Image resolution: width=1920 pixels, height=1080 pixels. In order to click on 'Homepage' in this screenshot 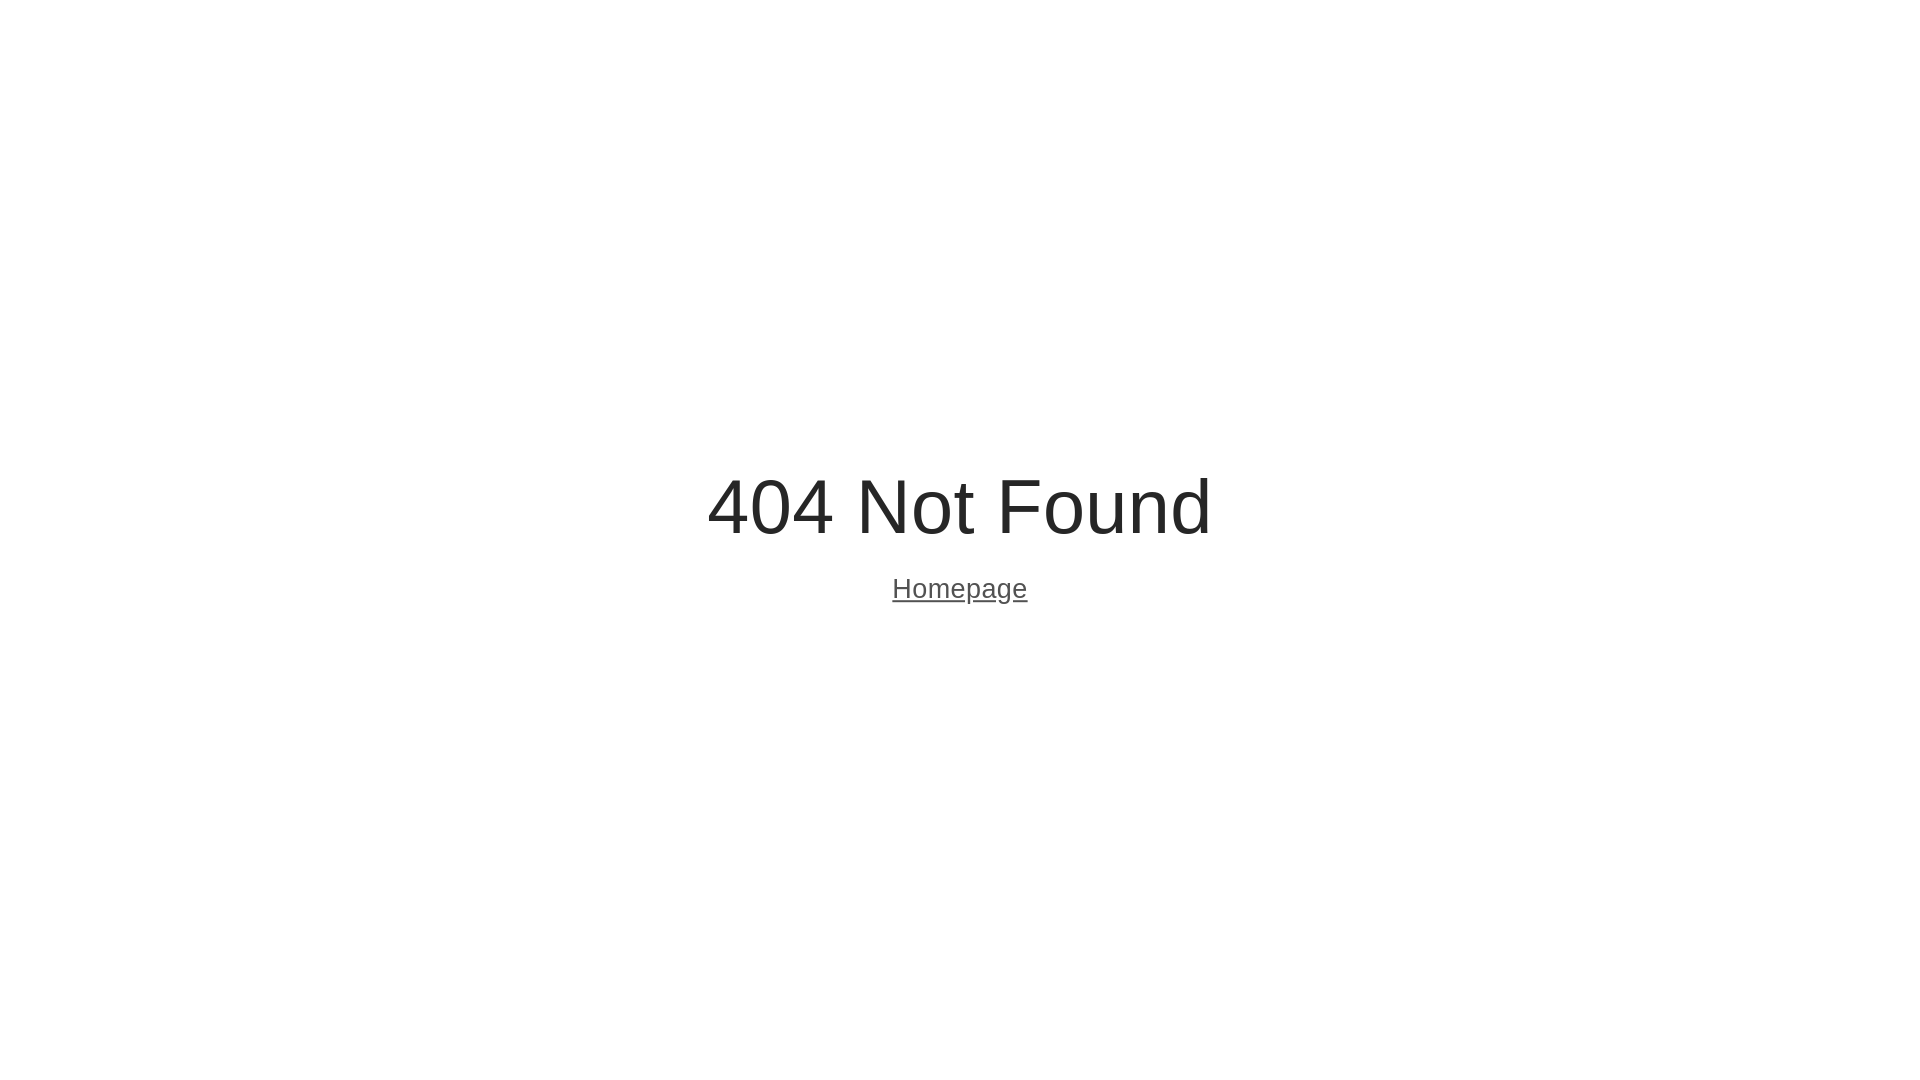, I will do `click(891, 590)`.